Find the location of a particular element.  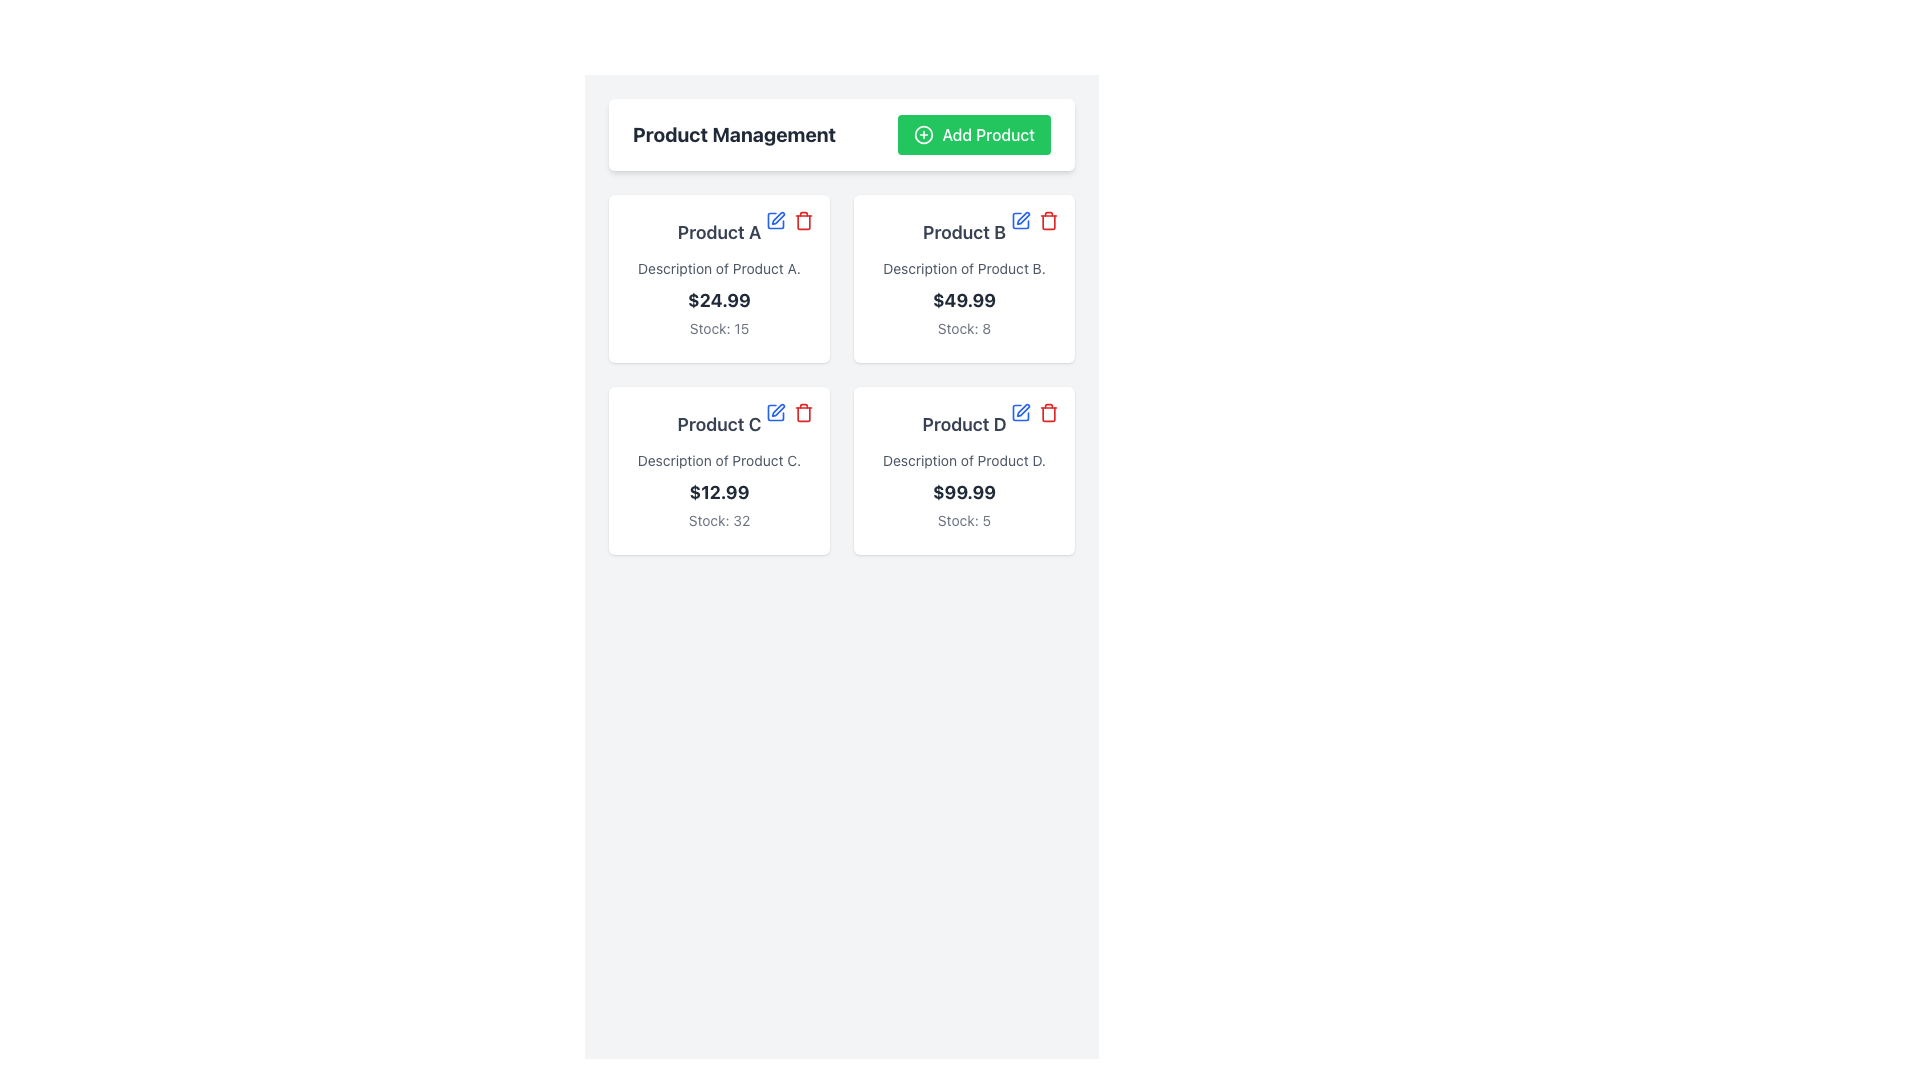

the pen icon located in the top-right corner of the 'Product D' card to initiate editing is located at coordinates (1022, 408).